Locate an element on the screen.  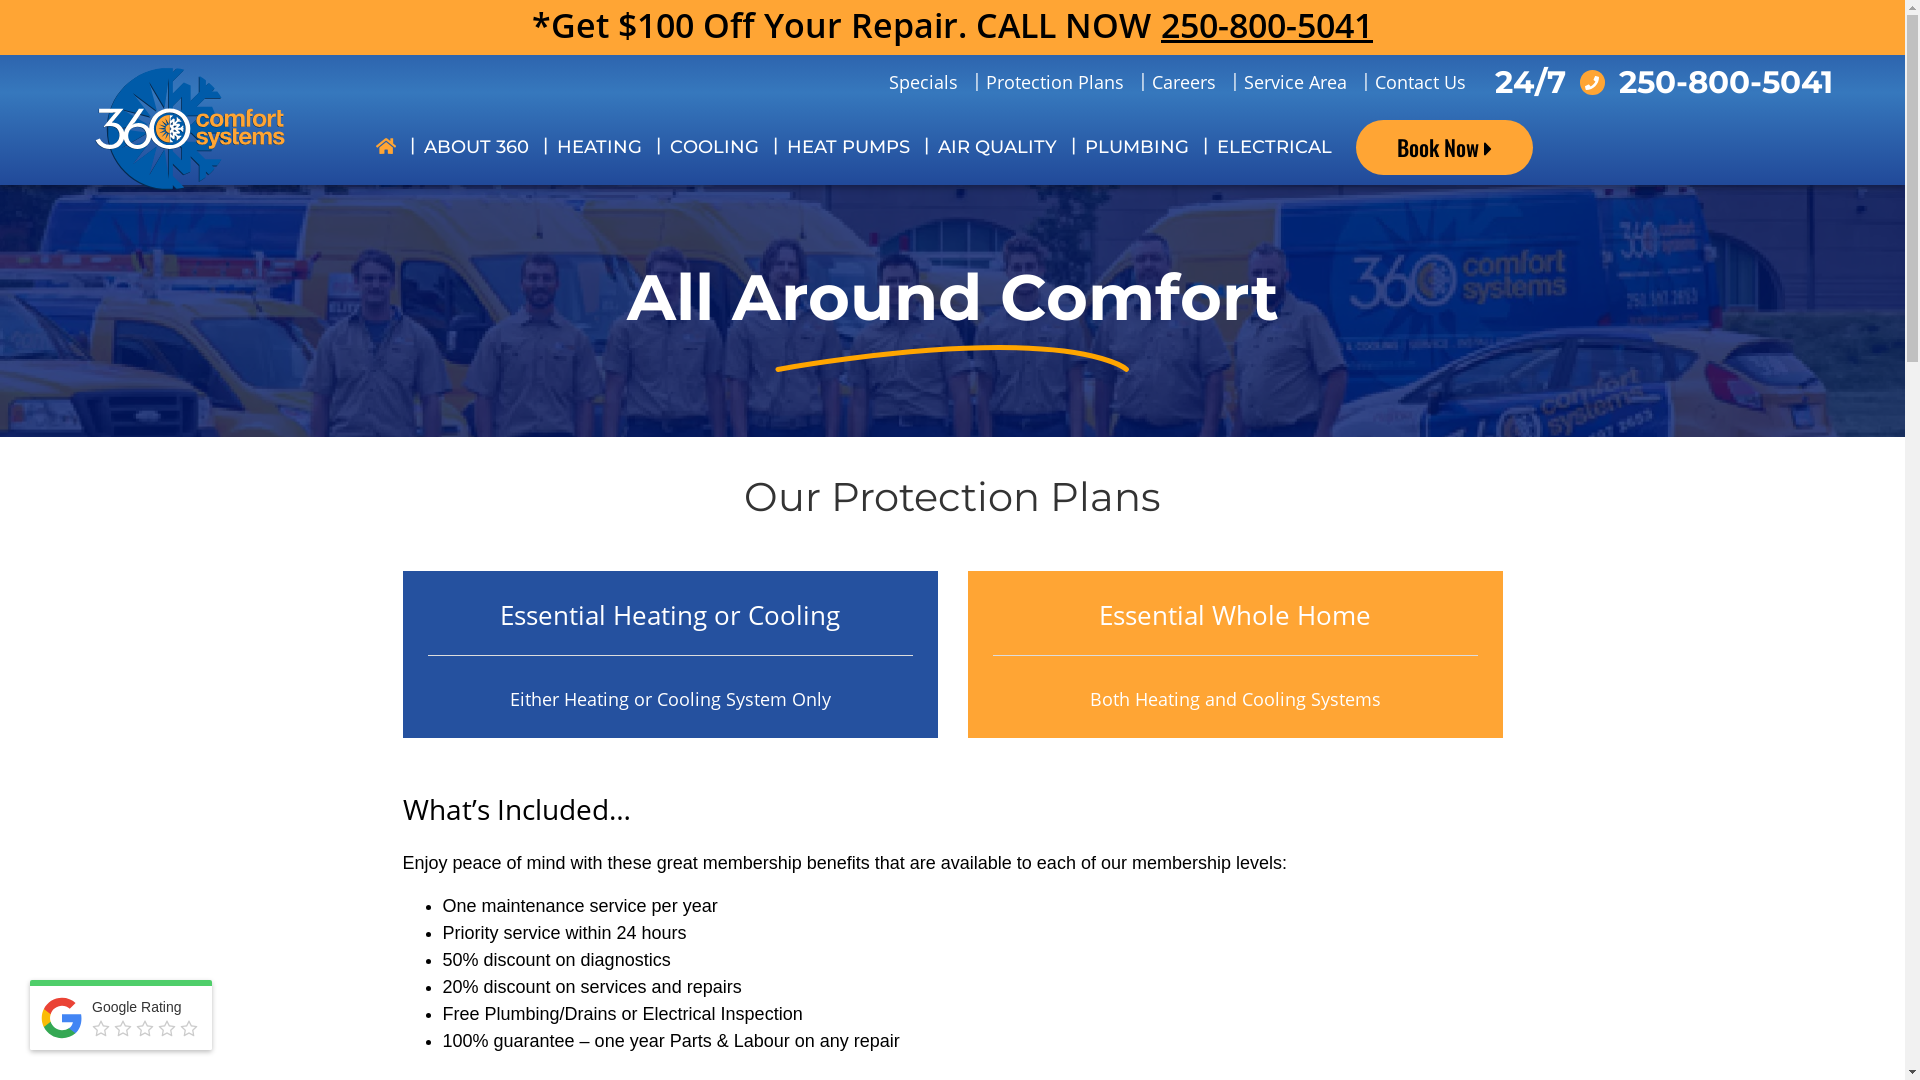
'HEAT PUMPS' is located at coordinates (848, 146).